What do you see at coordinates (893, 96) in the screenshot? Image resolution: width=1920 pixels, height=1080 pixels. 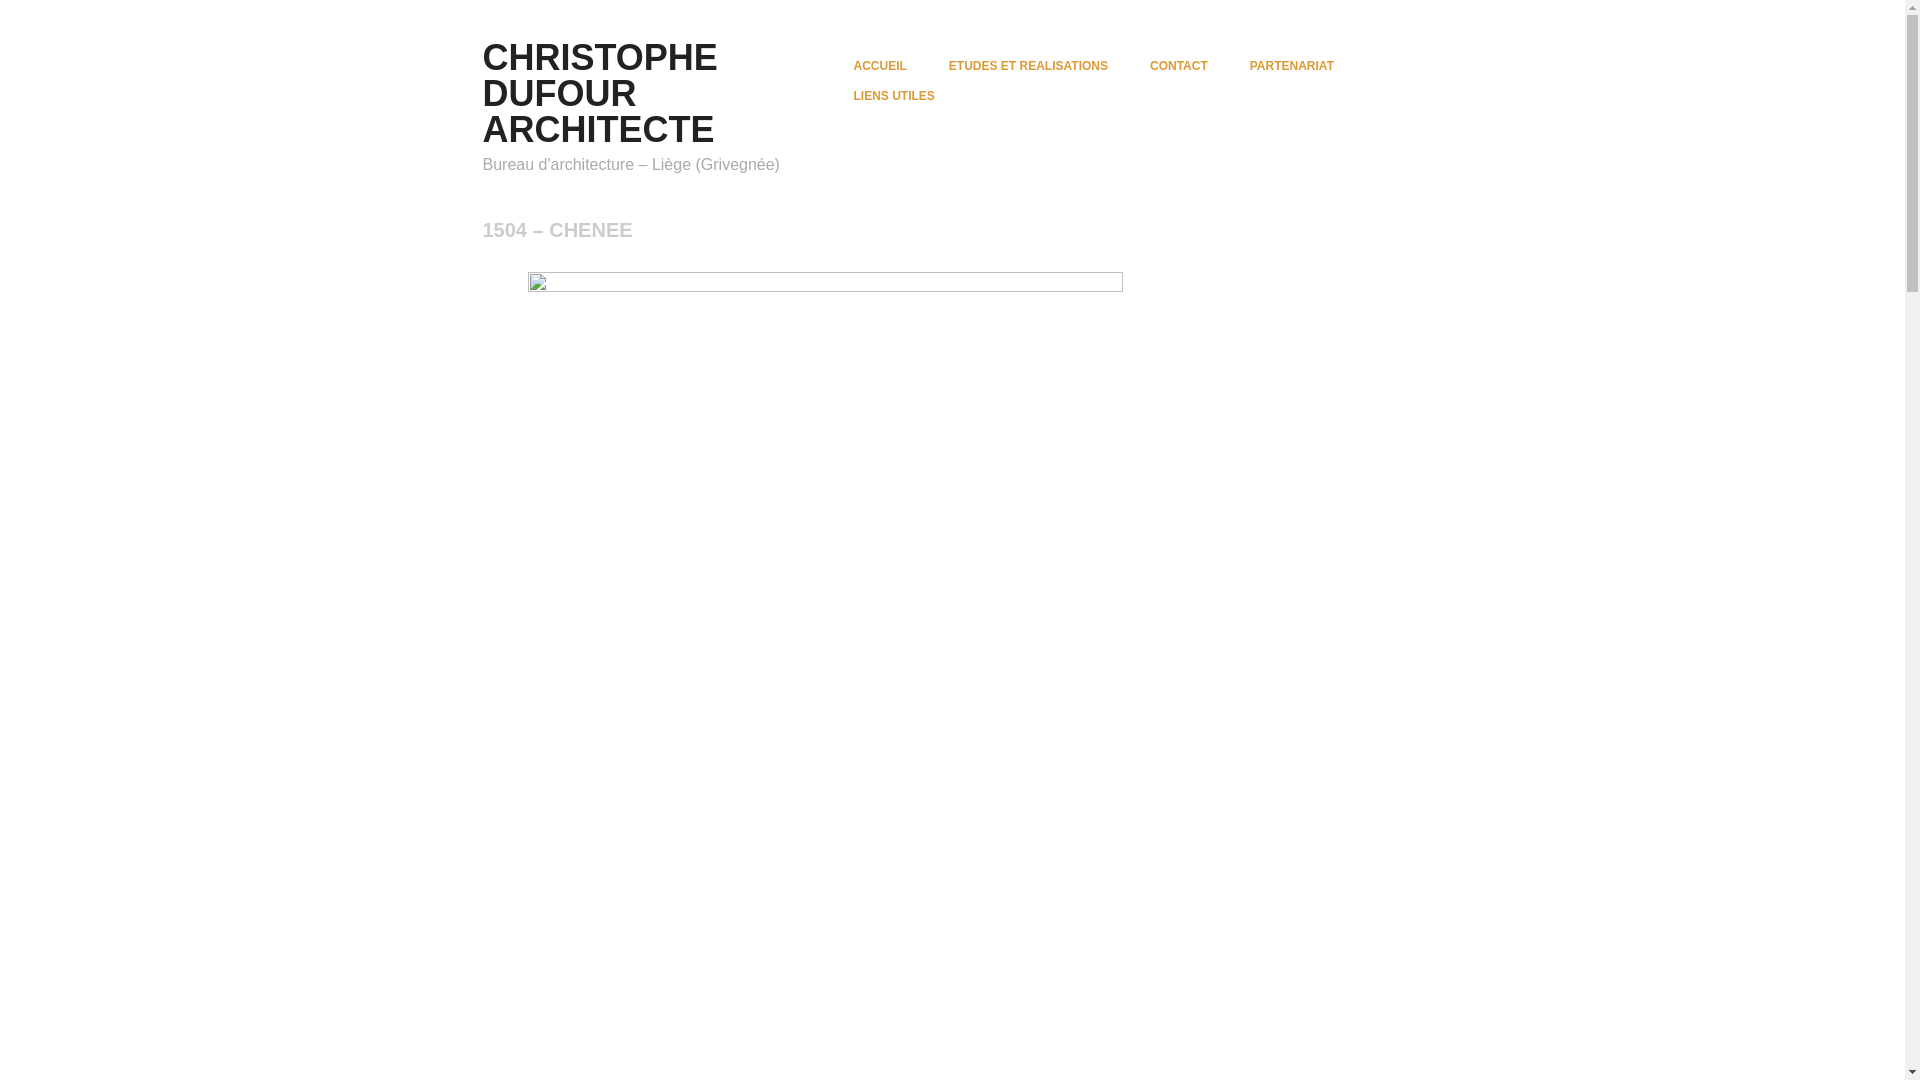 I see `'LIENS UTILES'` at bounding box center [893, 96].